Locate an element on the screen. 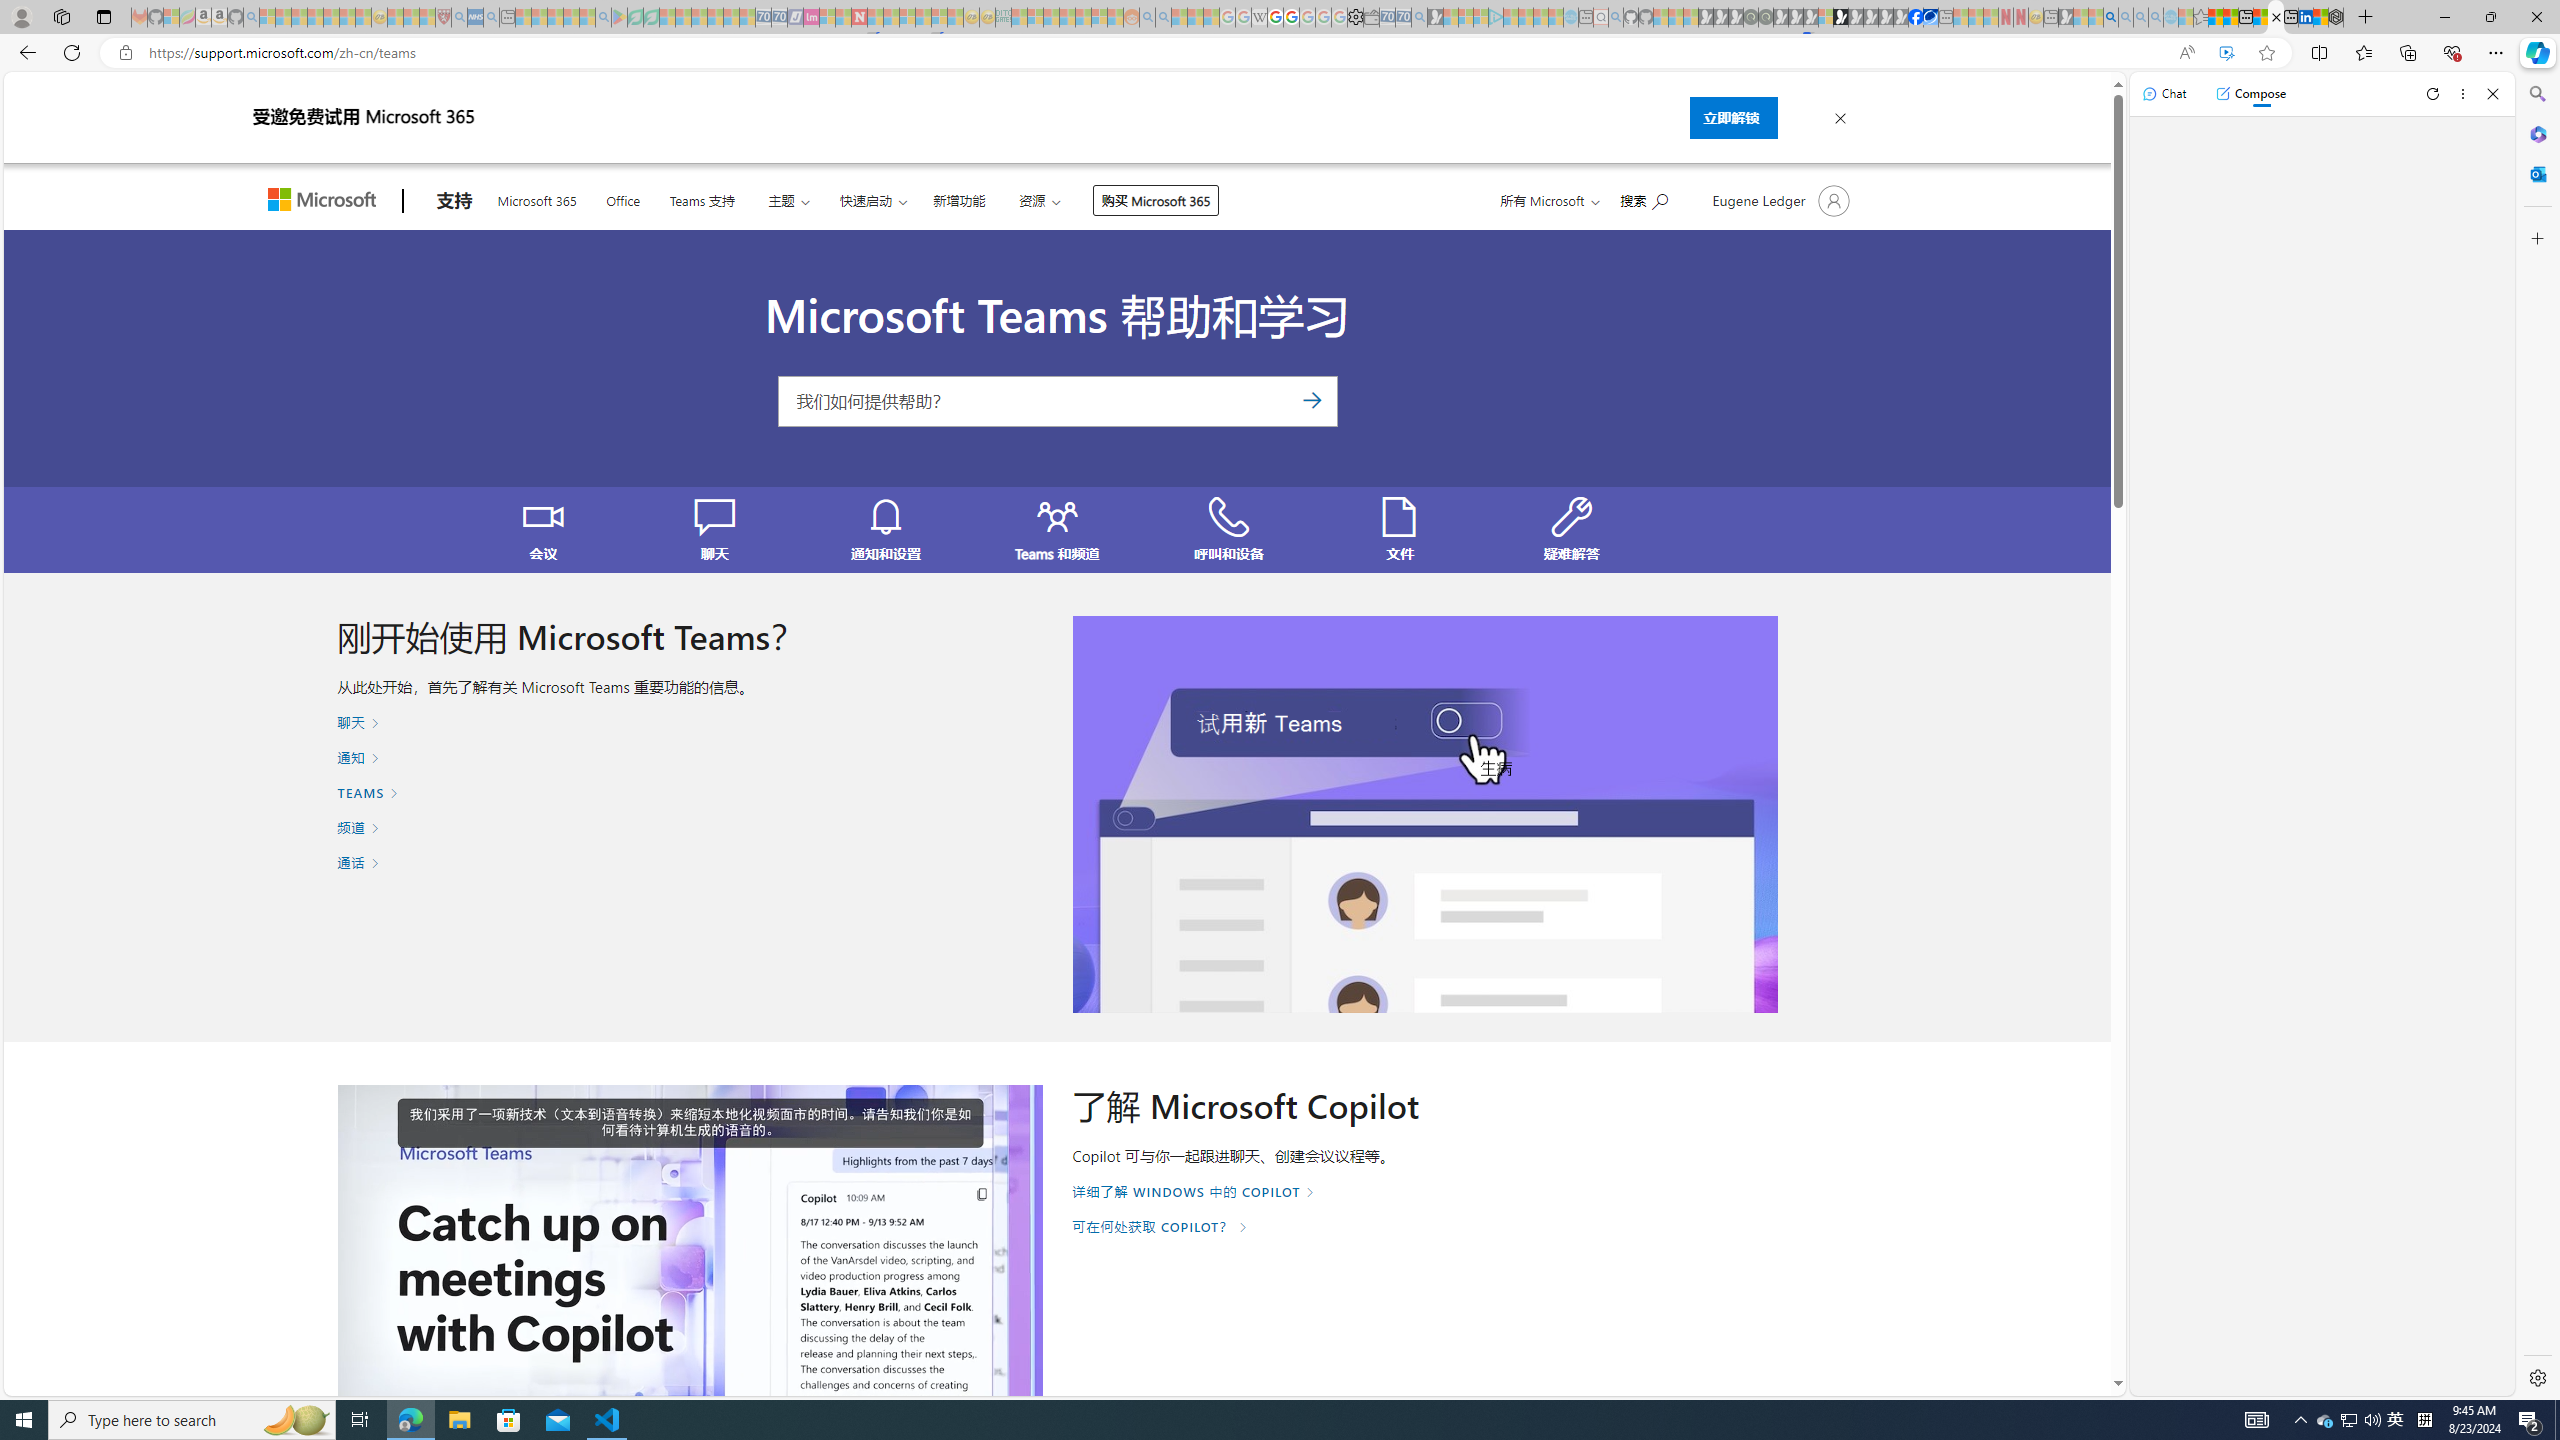  'LinkedIn' is located at coordinates (2306, 16).